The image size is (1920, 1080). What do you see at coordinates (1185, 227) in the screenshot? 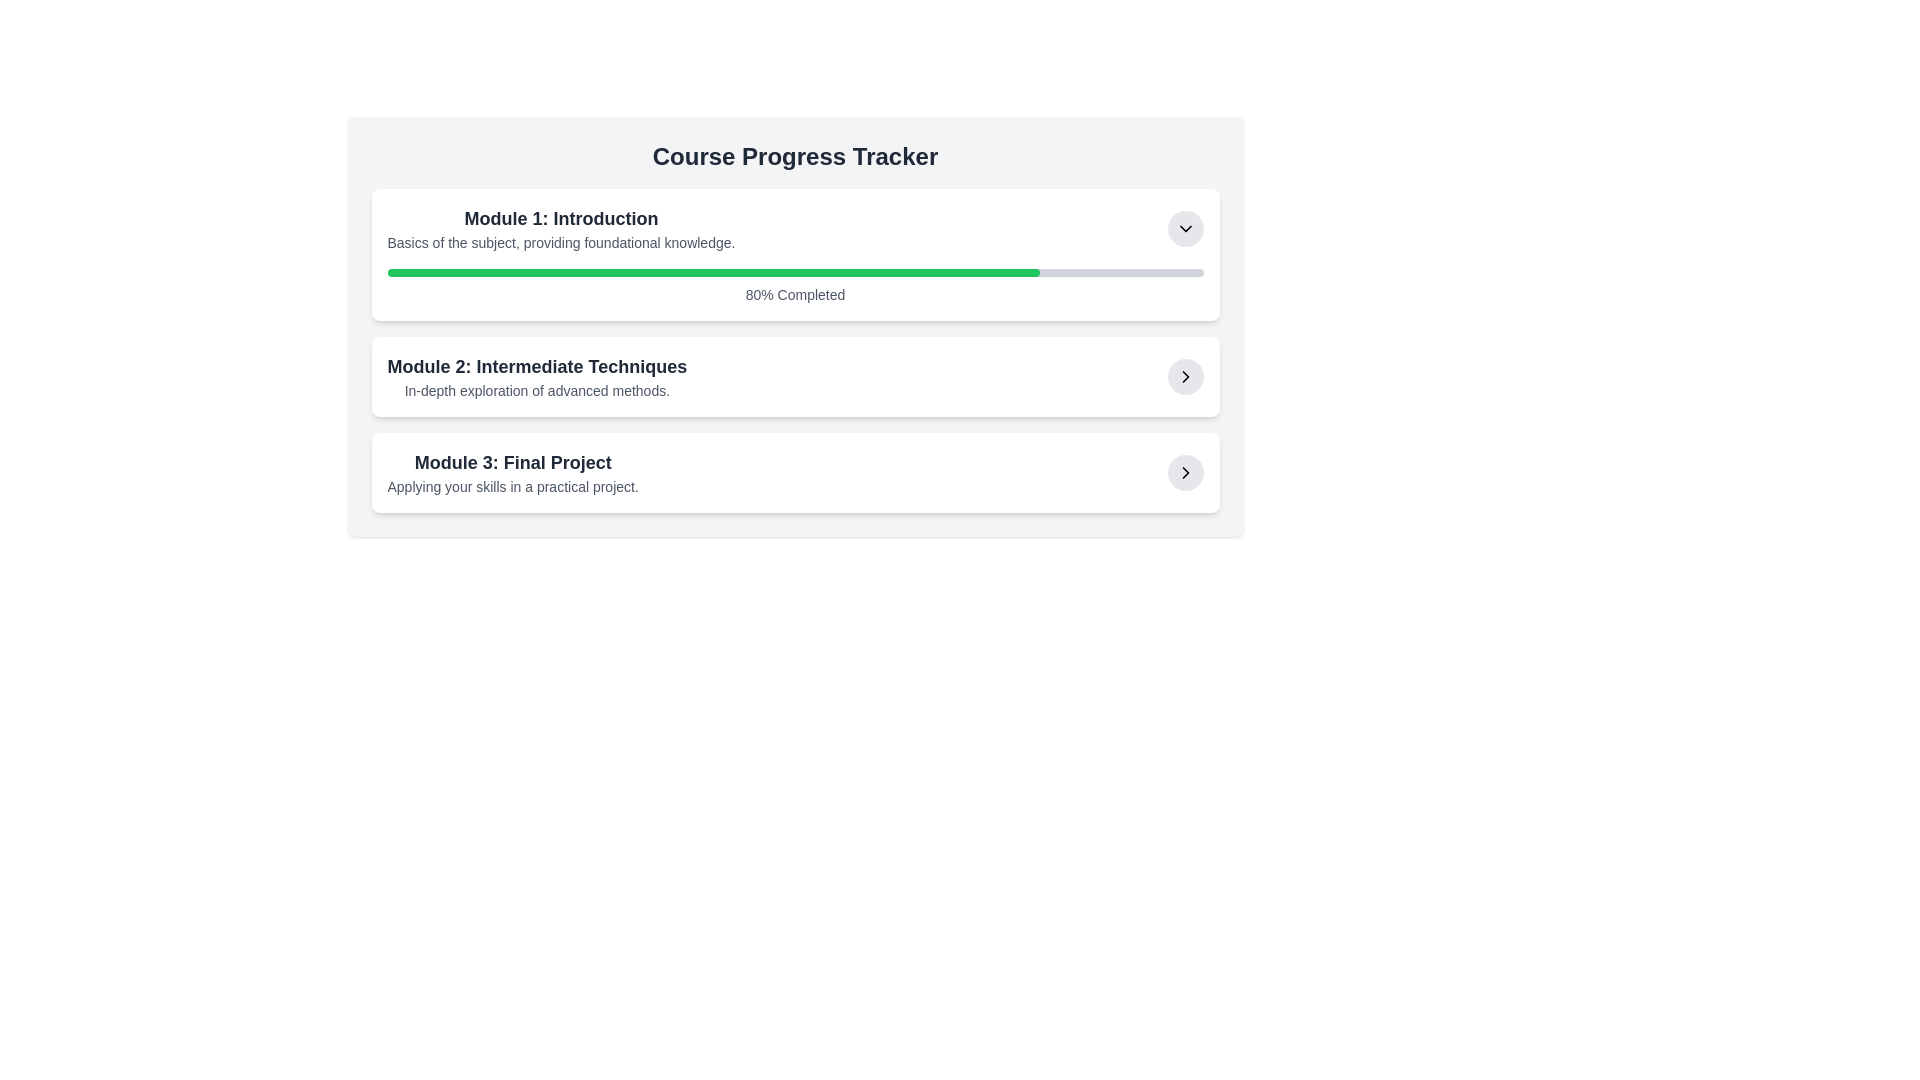
I see `the circular button with a light gray background and a downward arrow icon` at bounding box center [1185, 227].